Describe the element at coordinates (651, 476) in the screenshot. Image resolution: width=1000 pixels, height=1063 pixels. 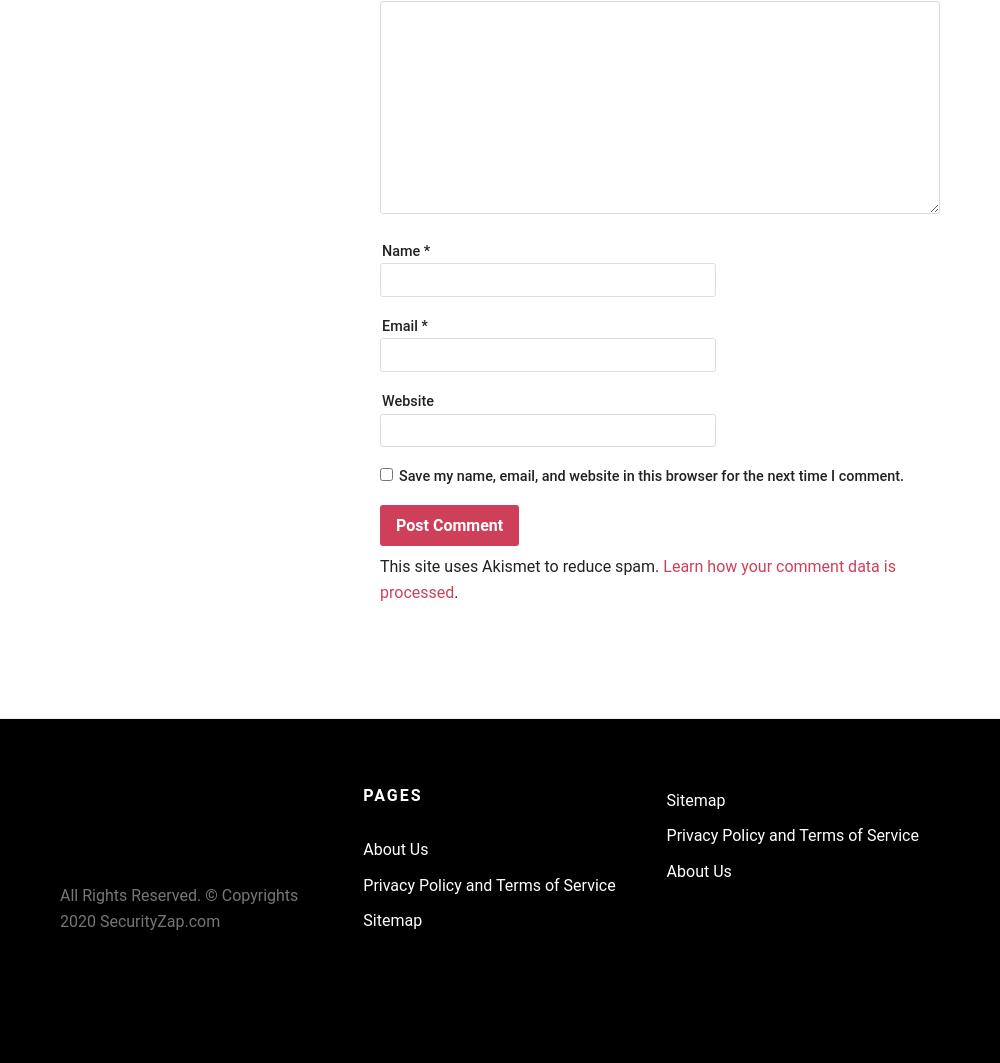
I see `'Save my name, email, and website in this browser for the next time I comment.'` at that location.